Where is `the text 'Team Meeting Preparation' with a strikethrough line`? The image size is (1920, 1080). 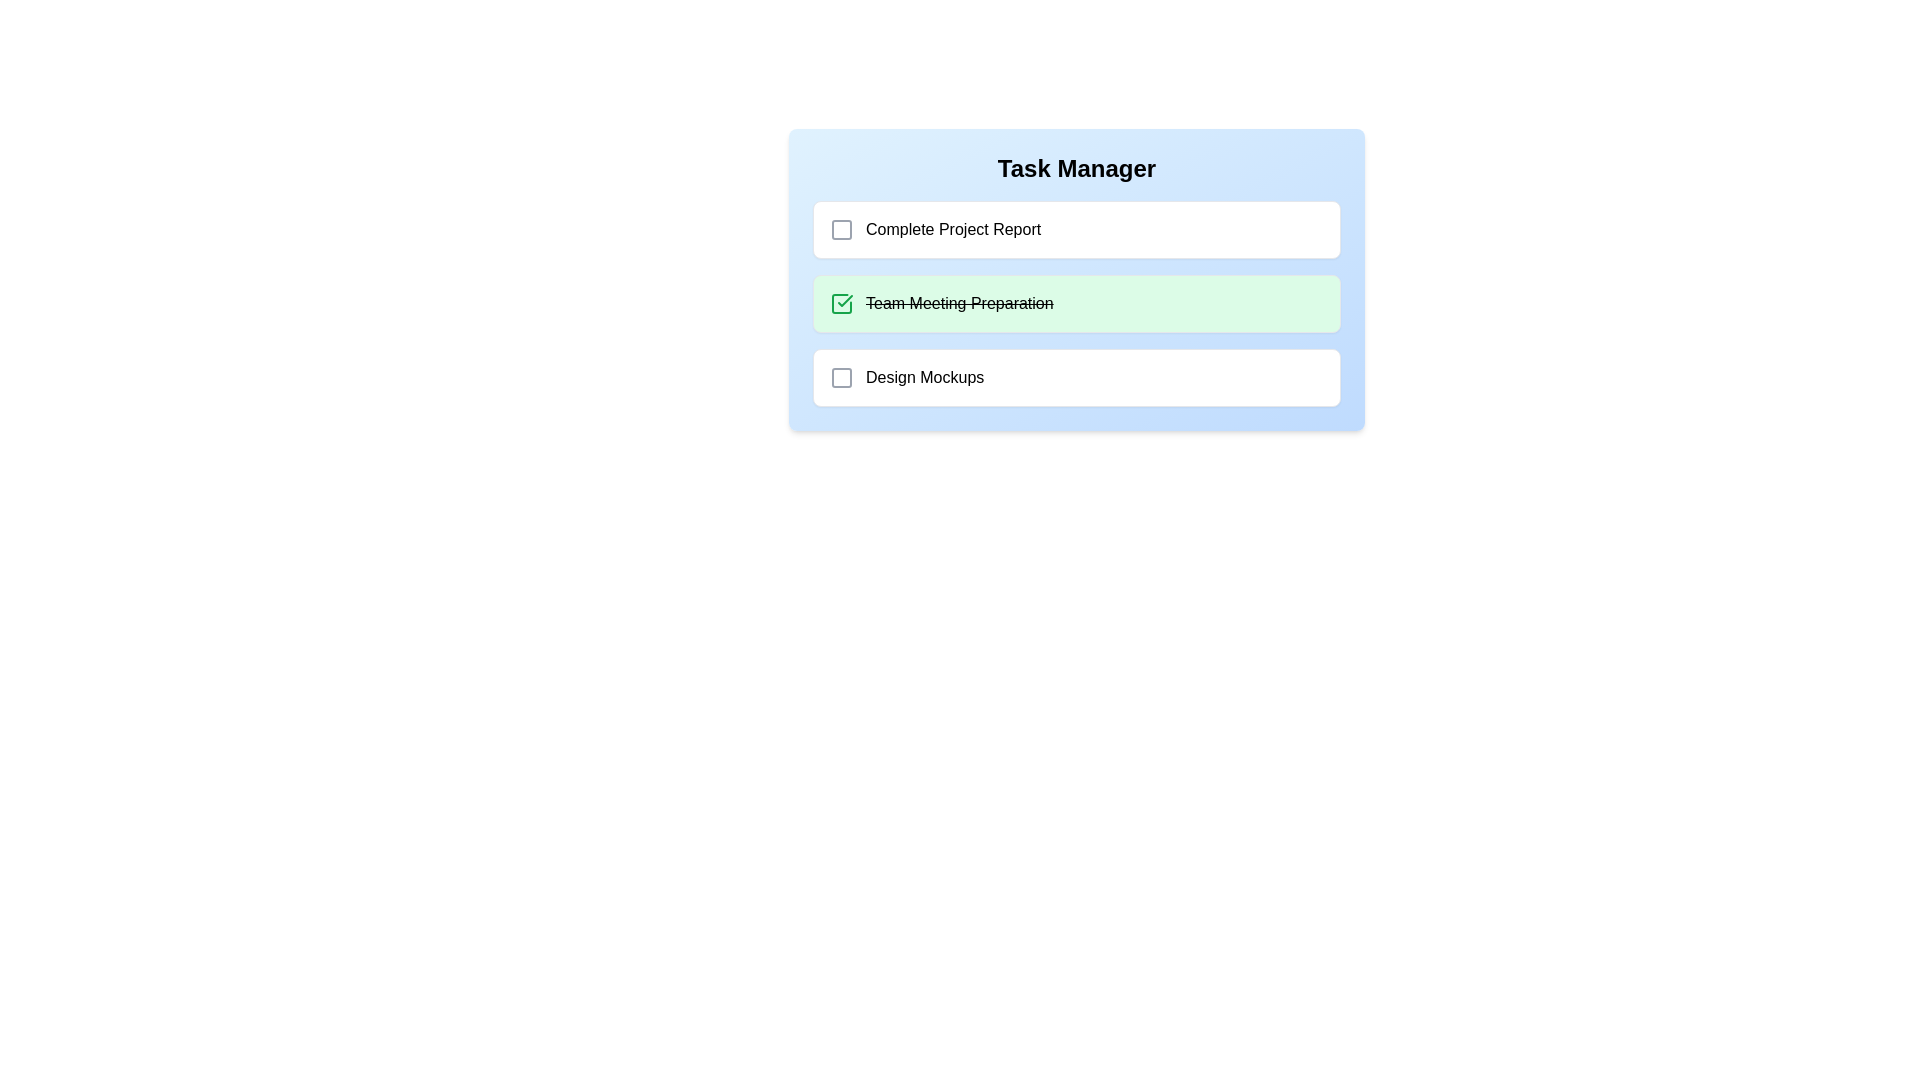
the text 'Team Meeting Preparation' with a strikethrough line is located at coordinates (958, 304).